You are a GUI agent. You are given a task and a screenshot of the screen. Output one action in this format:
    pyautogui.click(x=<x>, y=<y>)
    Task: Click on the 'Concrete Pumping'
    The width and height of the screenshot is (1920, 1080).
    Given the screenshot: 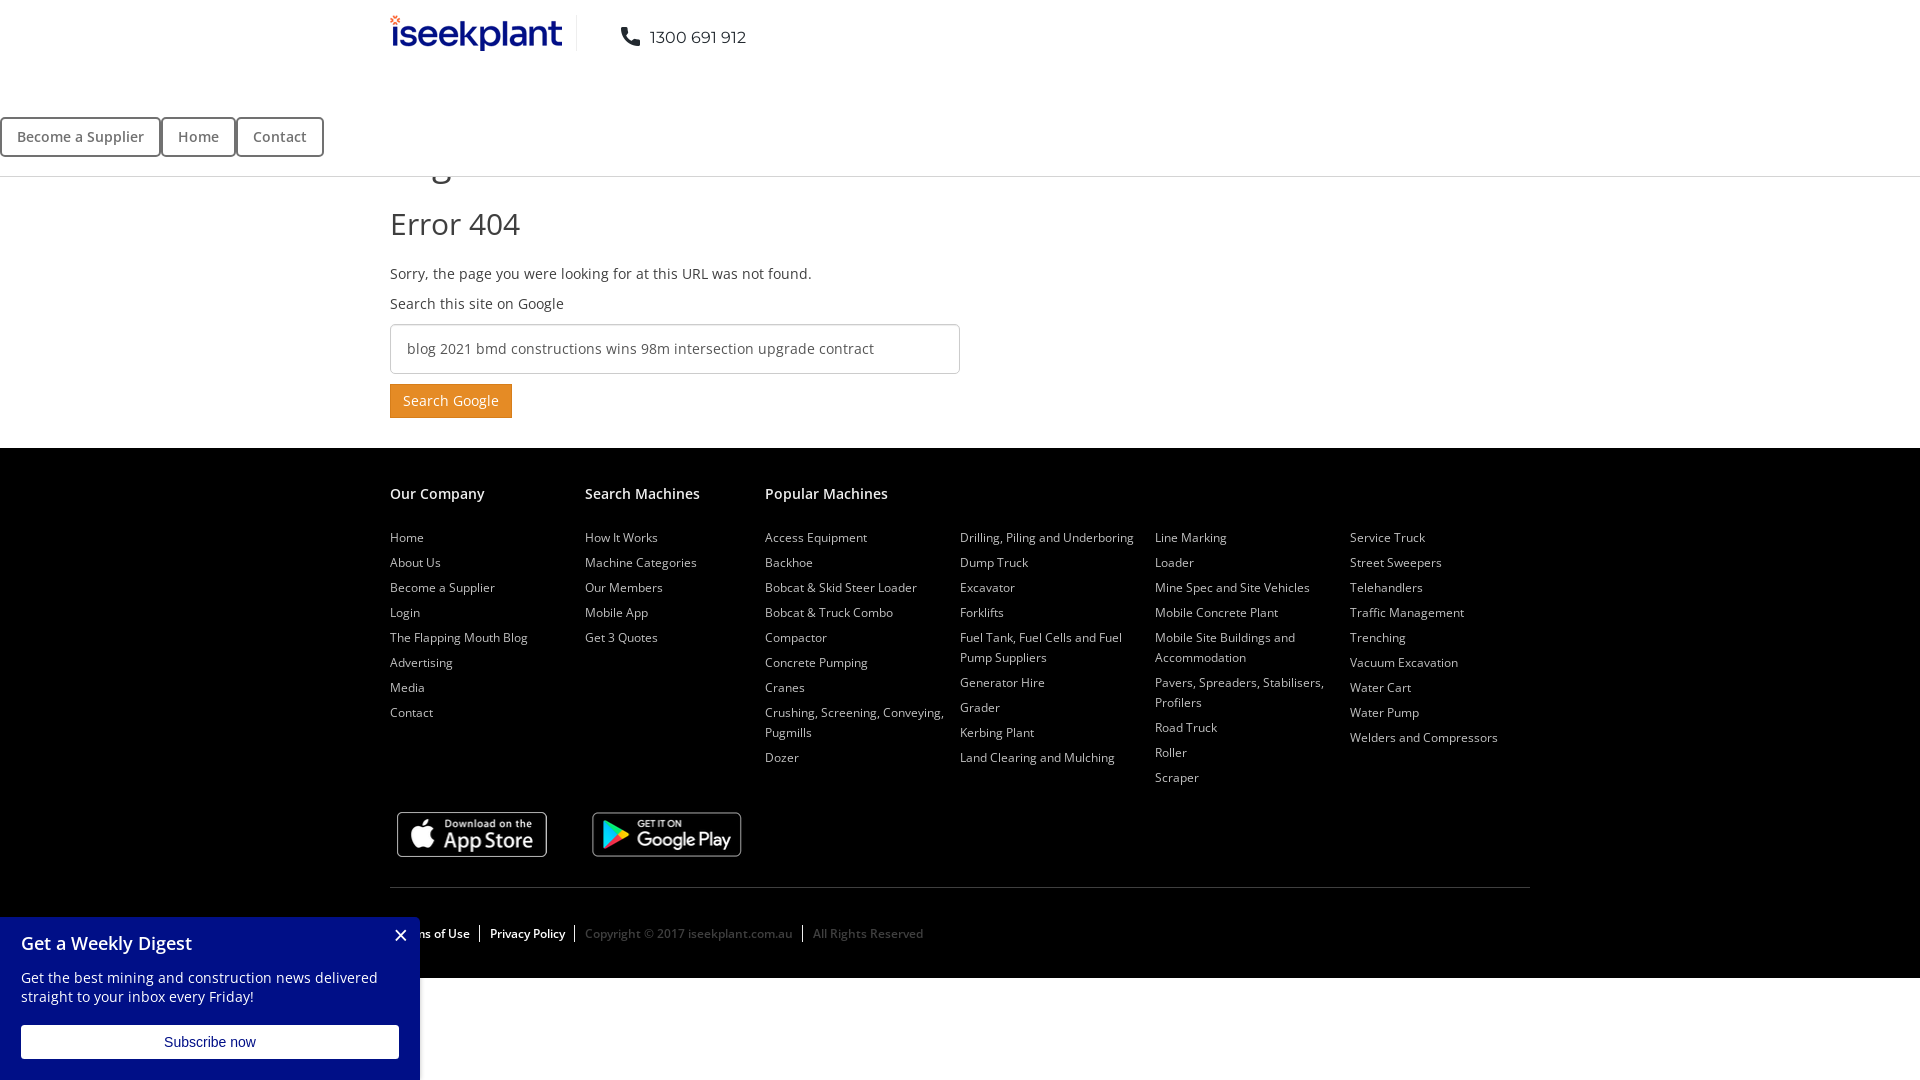 What is the action you would take?
    pyautogui.click(x=763, y=662)
    